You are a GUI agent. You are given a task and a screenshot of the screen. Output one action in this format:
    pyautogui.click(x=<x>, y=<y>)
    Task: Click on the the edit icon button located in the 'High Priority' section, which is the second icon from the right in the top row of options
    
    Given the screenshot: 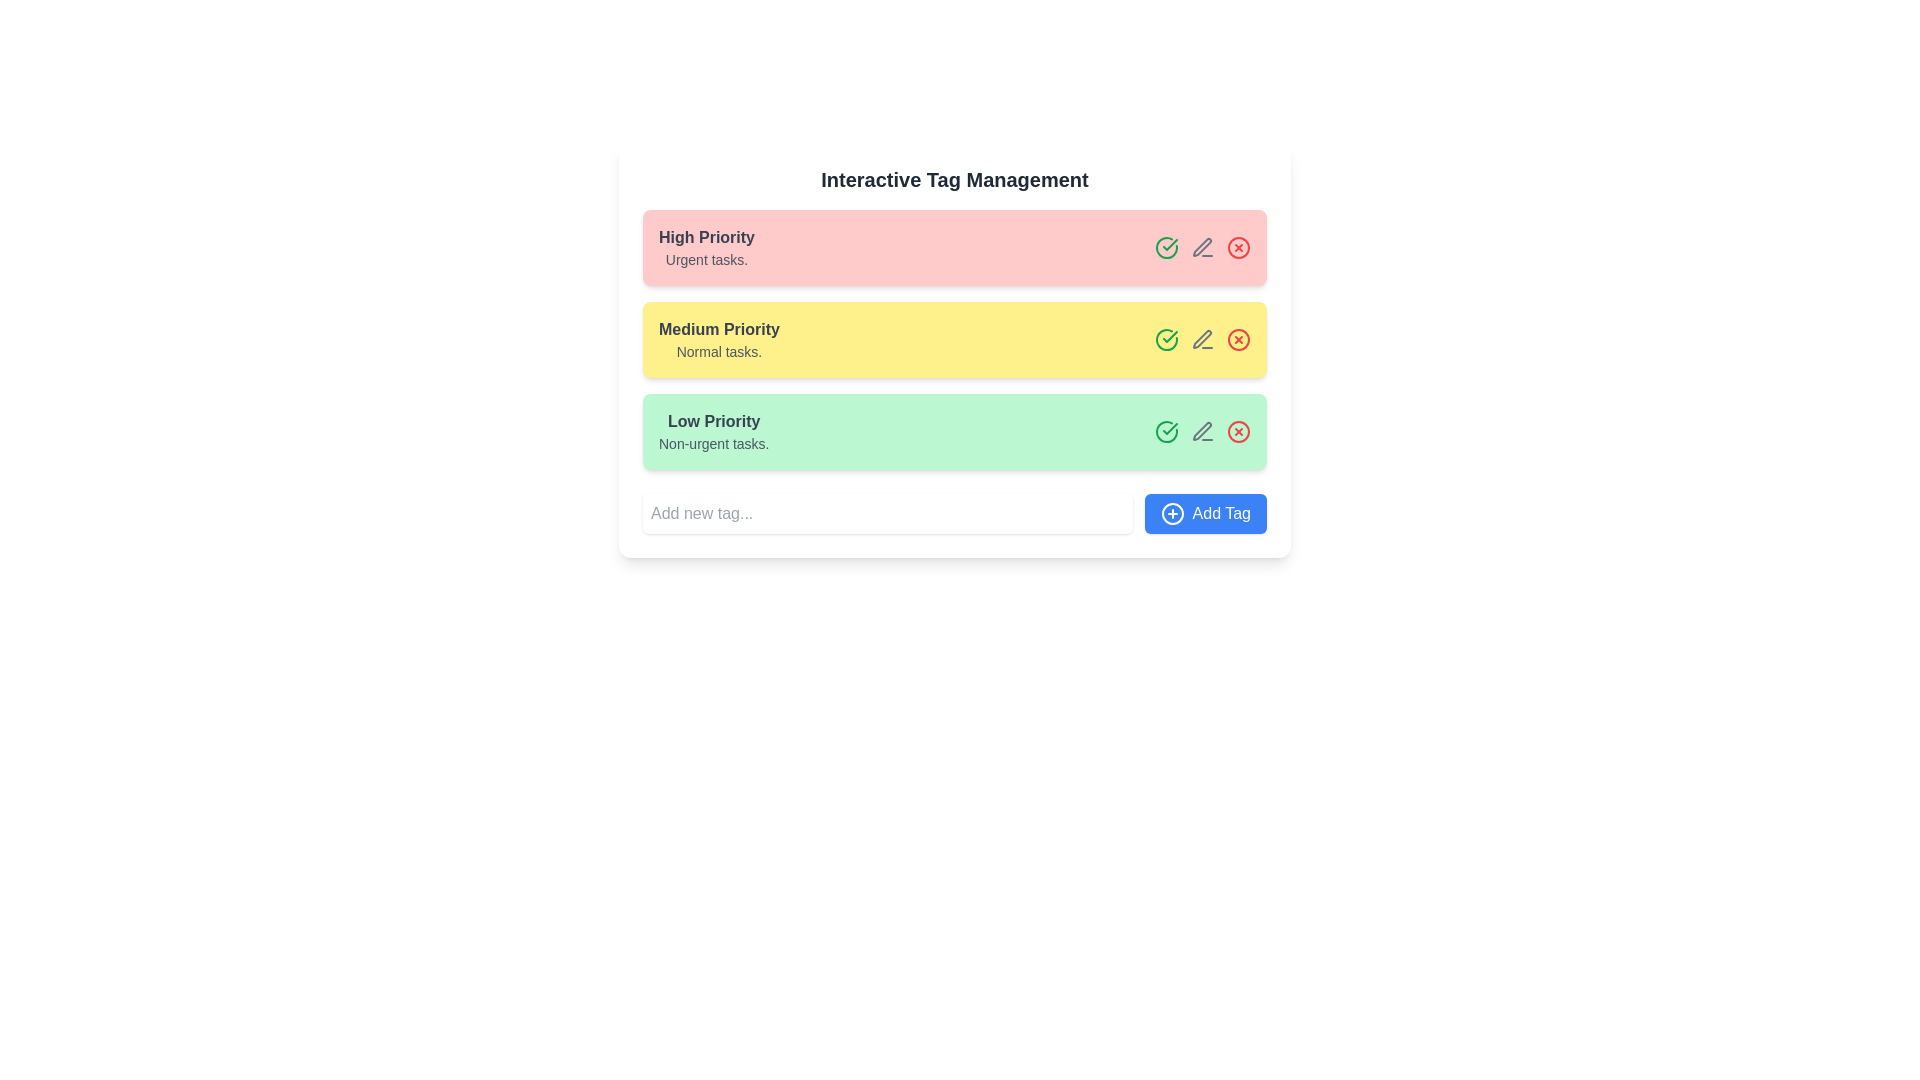 What is the action you would take?
    pyautogui.click(x=1202, y=246)
    